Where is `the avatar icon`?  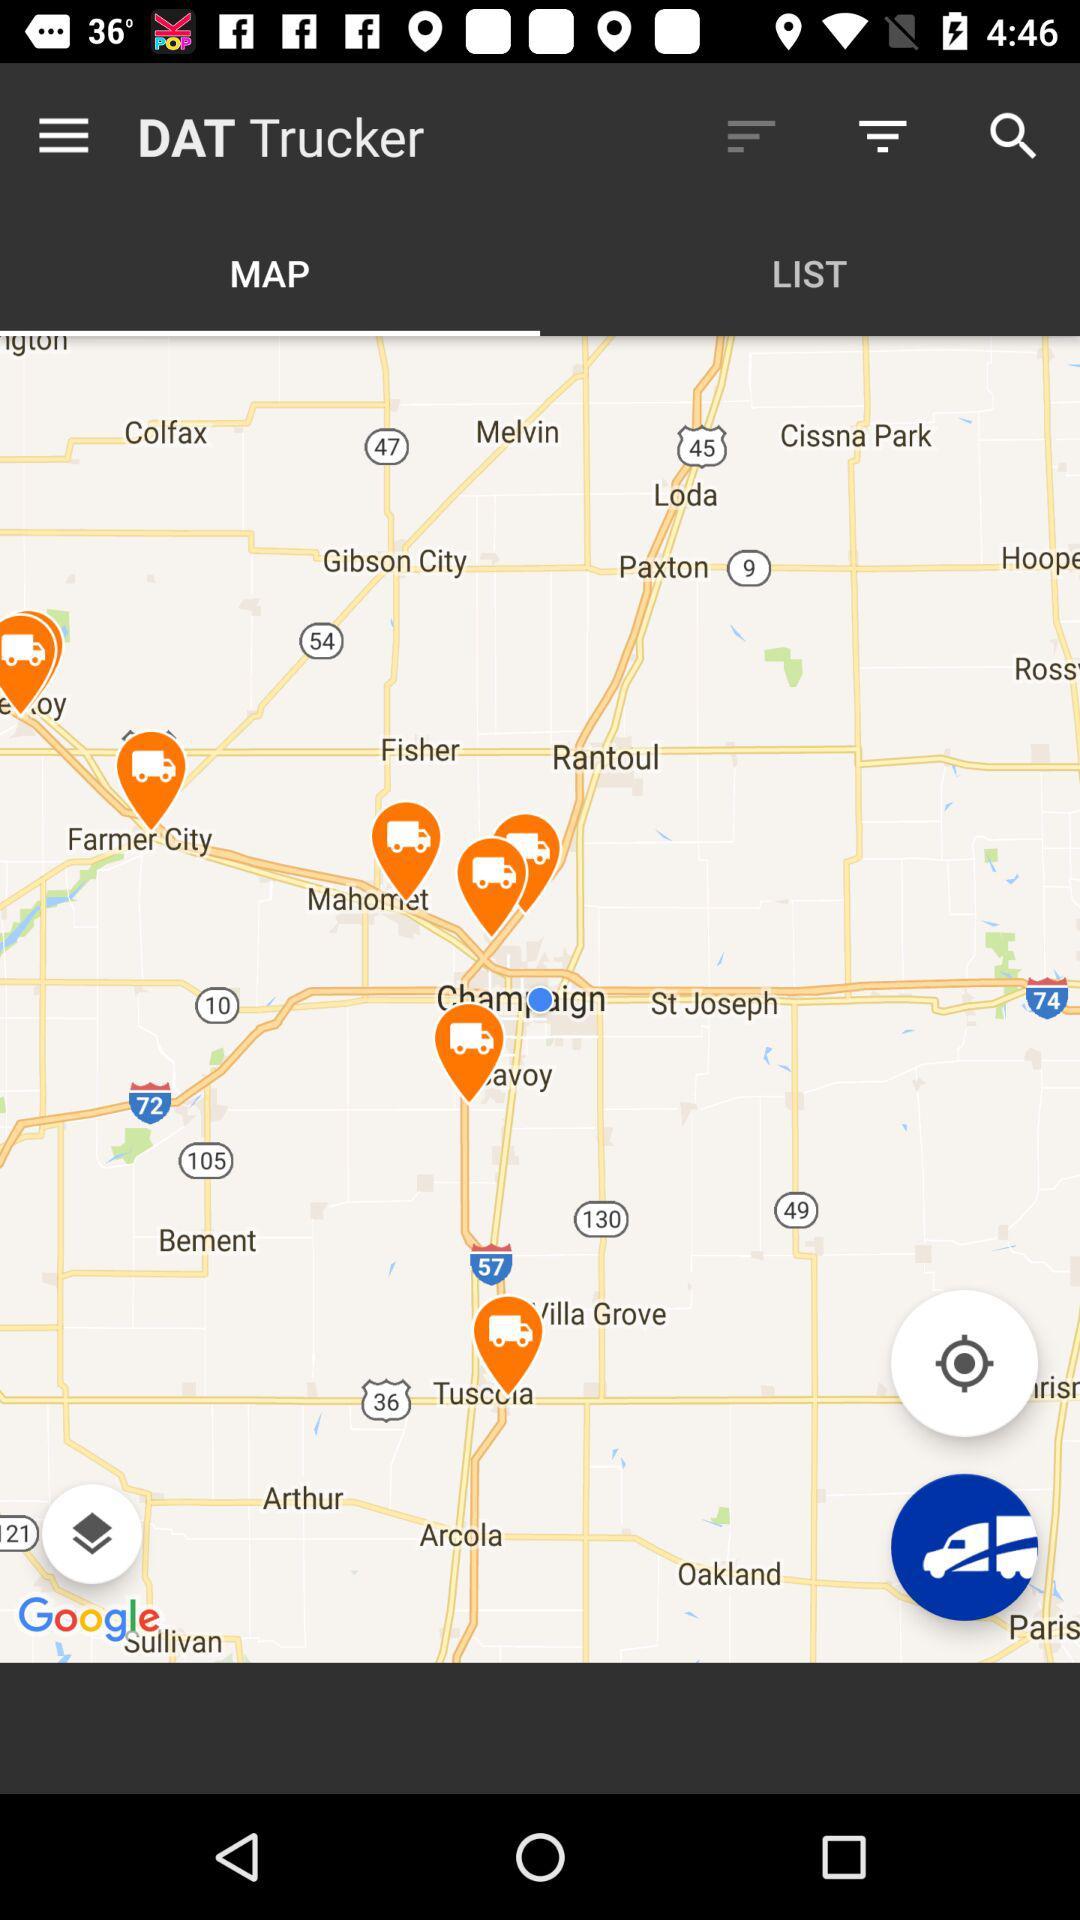 the avatar icon is located at coordinates (963, 1546).